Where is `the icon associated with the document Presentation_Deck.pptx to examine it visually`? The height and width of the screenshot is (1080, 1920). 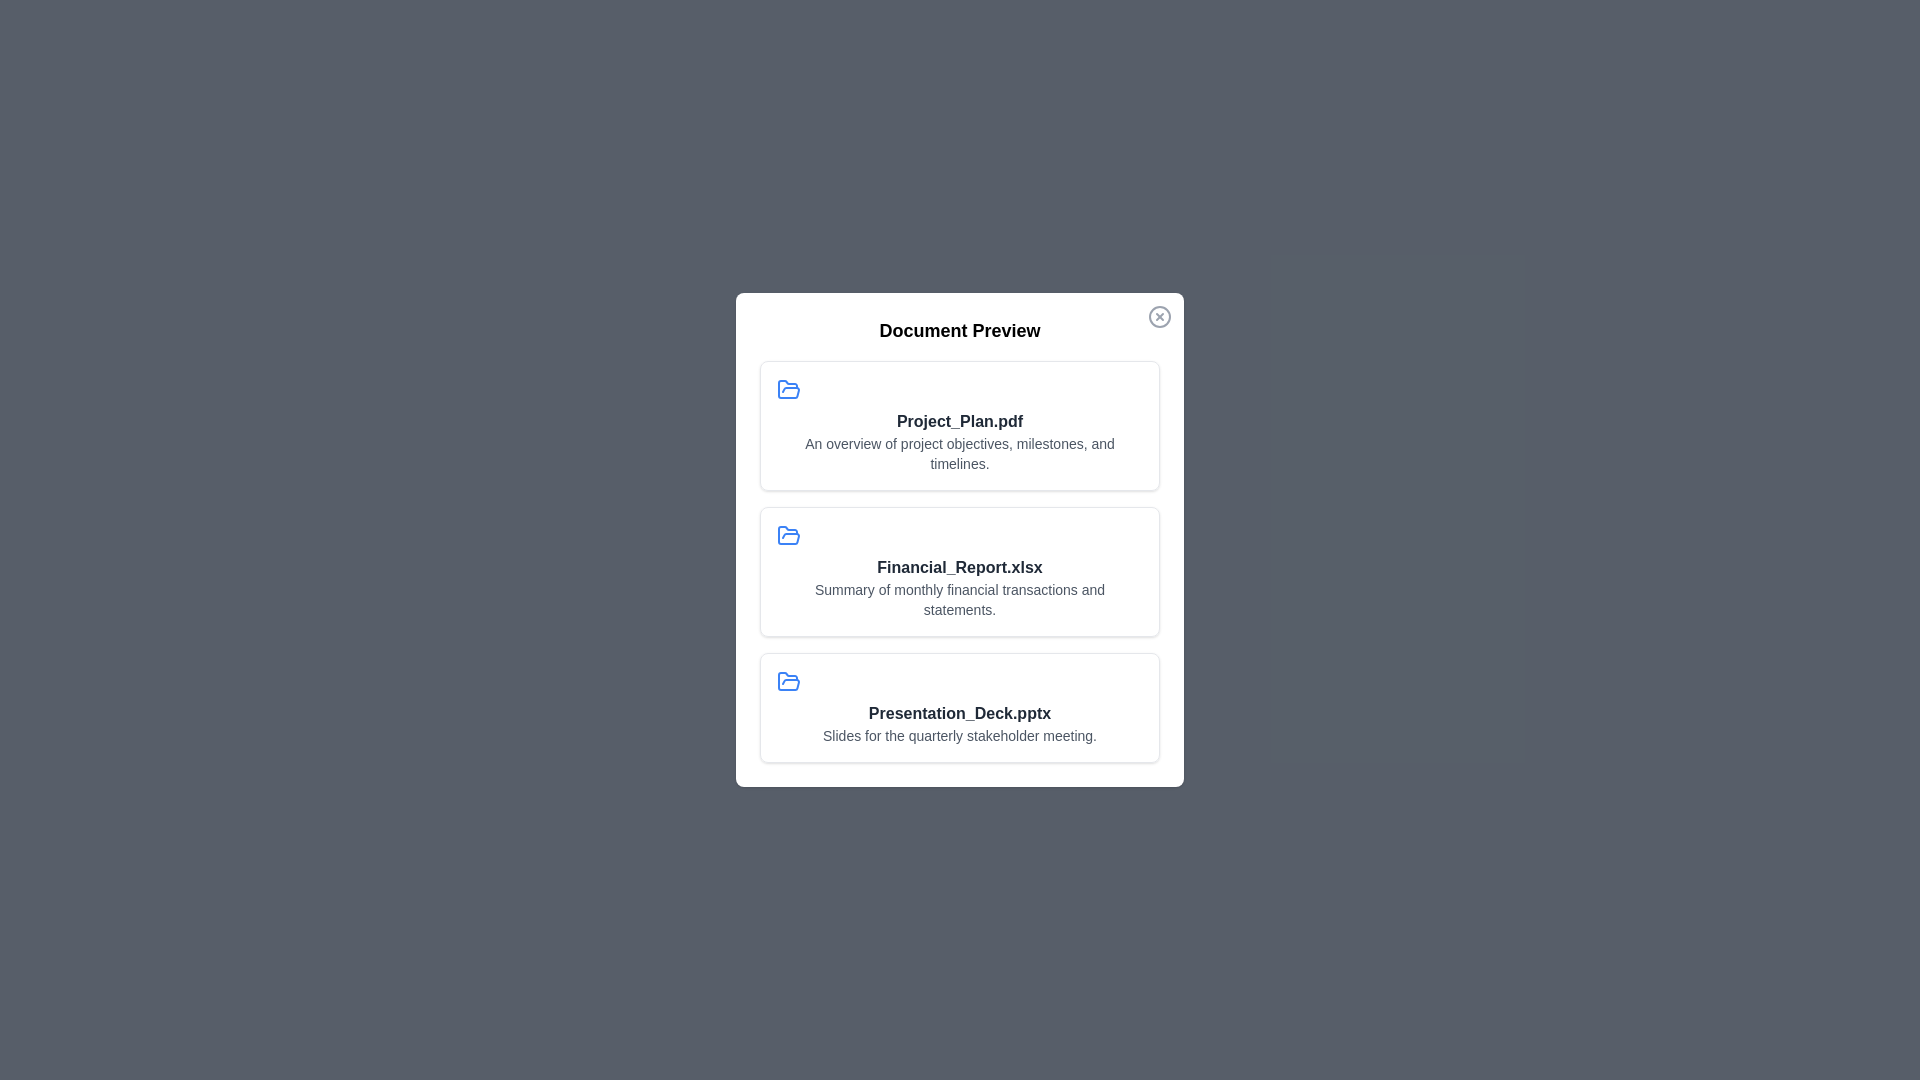 the icon associated with the document Presentation_Deck.pptx to examine it visually is located at coordinates (787, 681).